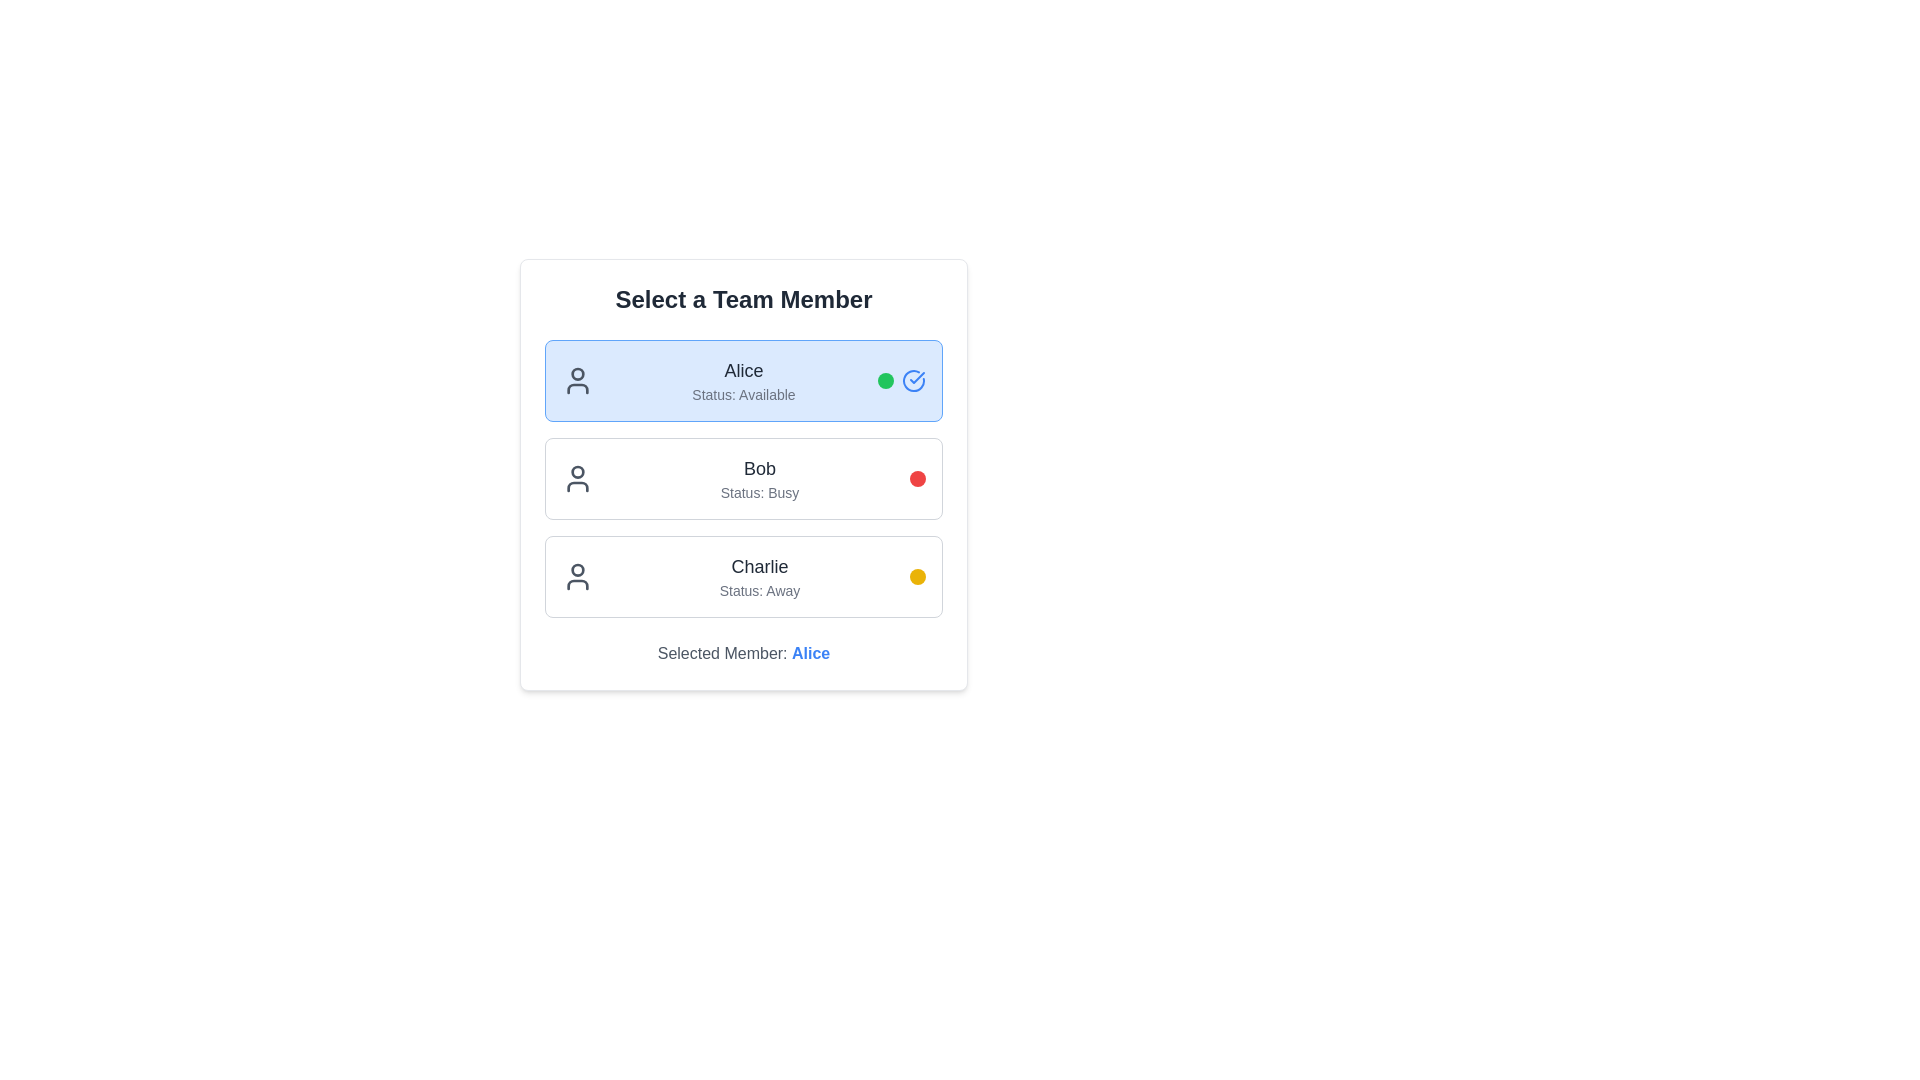 The height and width of the screenshot is (1080, 1920). I want to click on the informational display for the team member Charlie, which shows their name and current availability status, located in the third entry under the 'Select a Team Member' section, so click(758, 577).